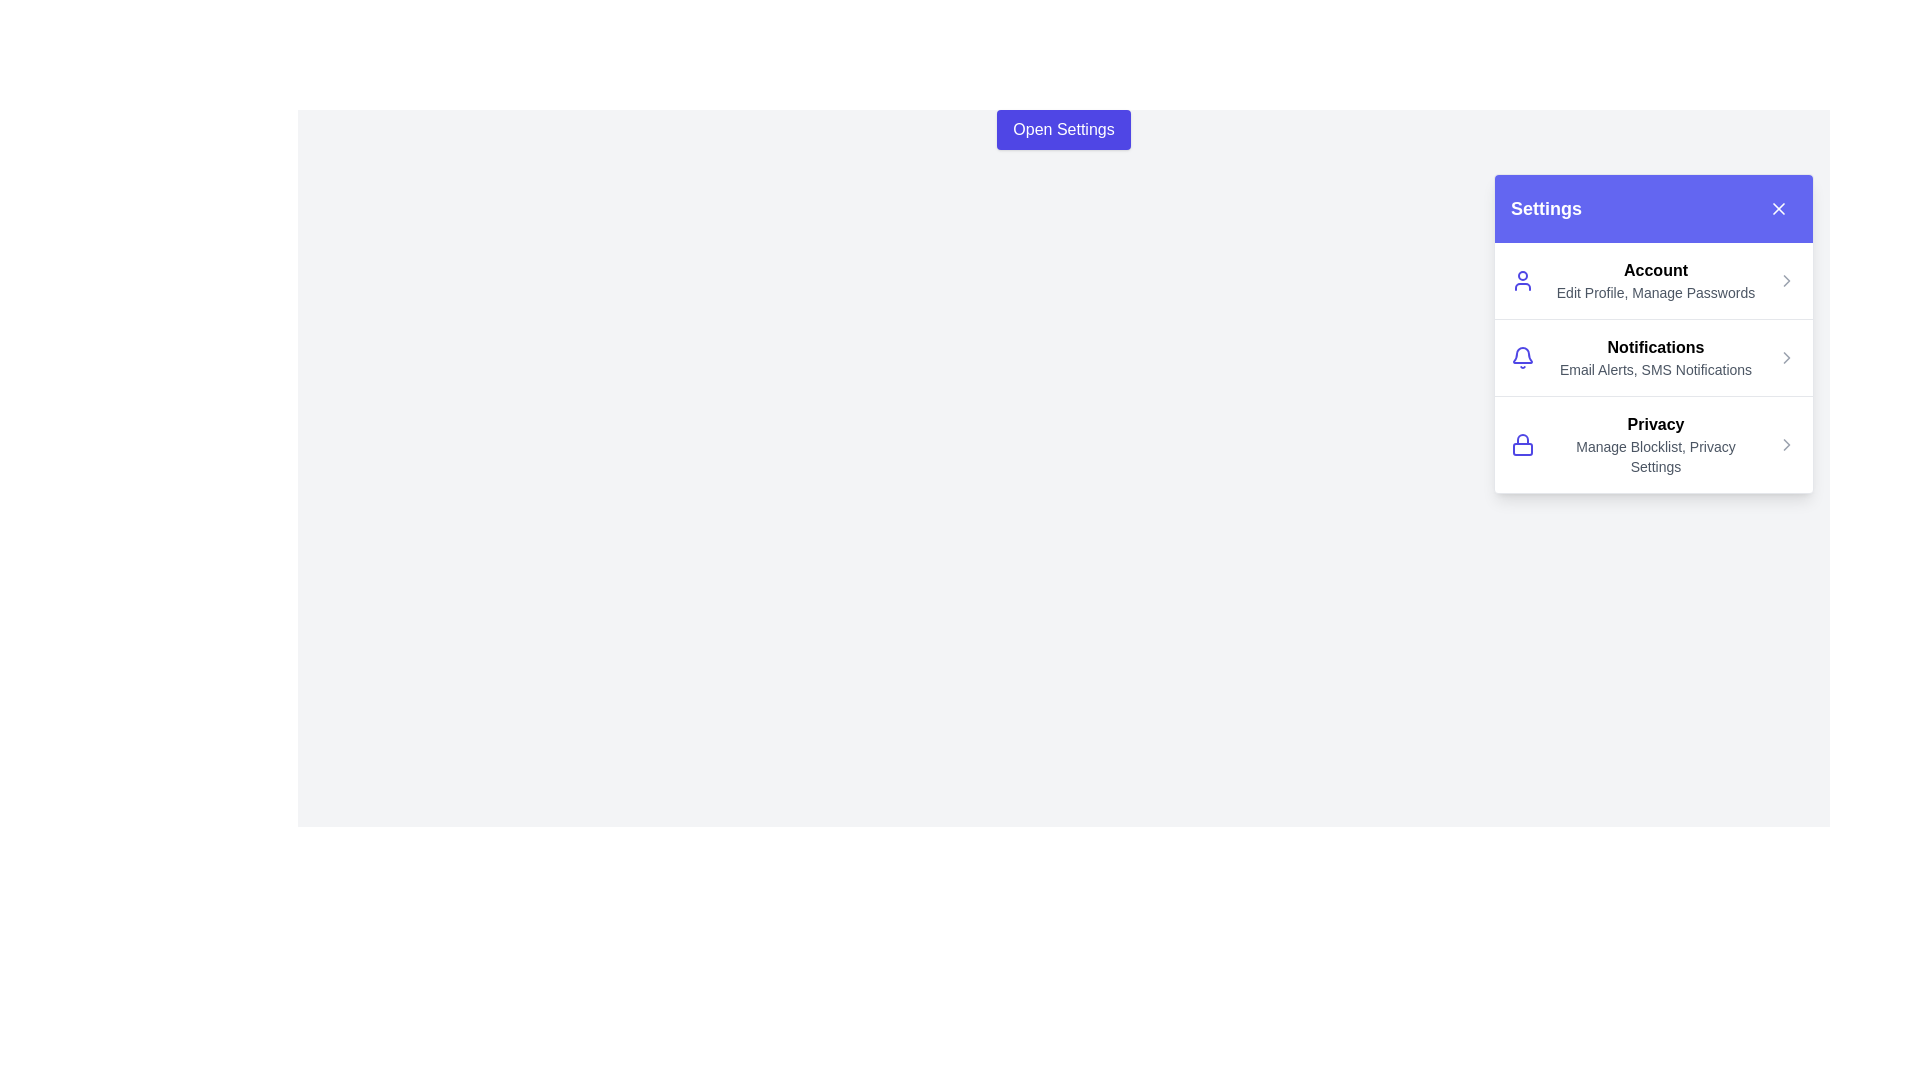 This screenshot has width=1920, height=1080. I want to click on the small rightward-pointing arrow icon in light gray color, located to the far right of the 'Account' list item within the settings menu, so click(1786, 281).